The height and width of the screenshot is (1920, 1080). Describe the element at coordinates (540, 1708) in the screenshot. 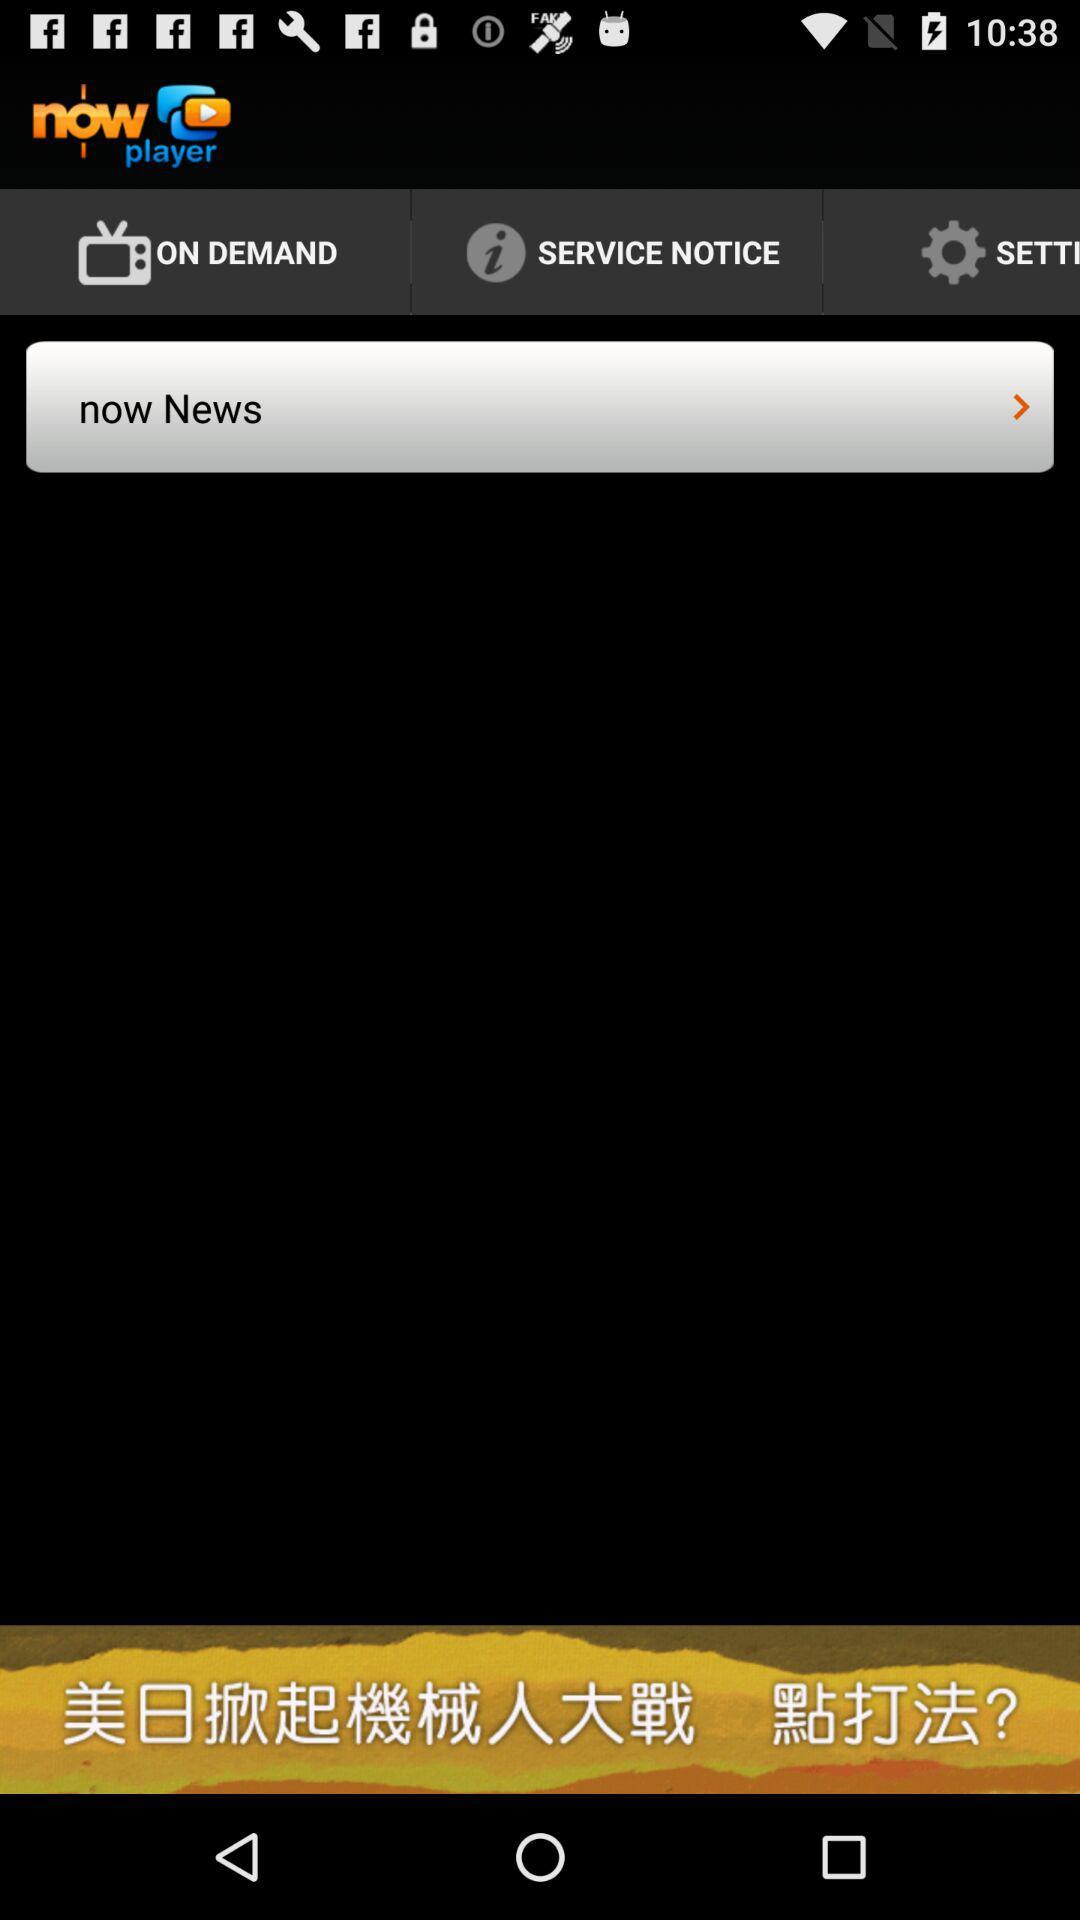

I see `the app below now news app` at that location.